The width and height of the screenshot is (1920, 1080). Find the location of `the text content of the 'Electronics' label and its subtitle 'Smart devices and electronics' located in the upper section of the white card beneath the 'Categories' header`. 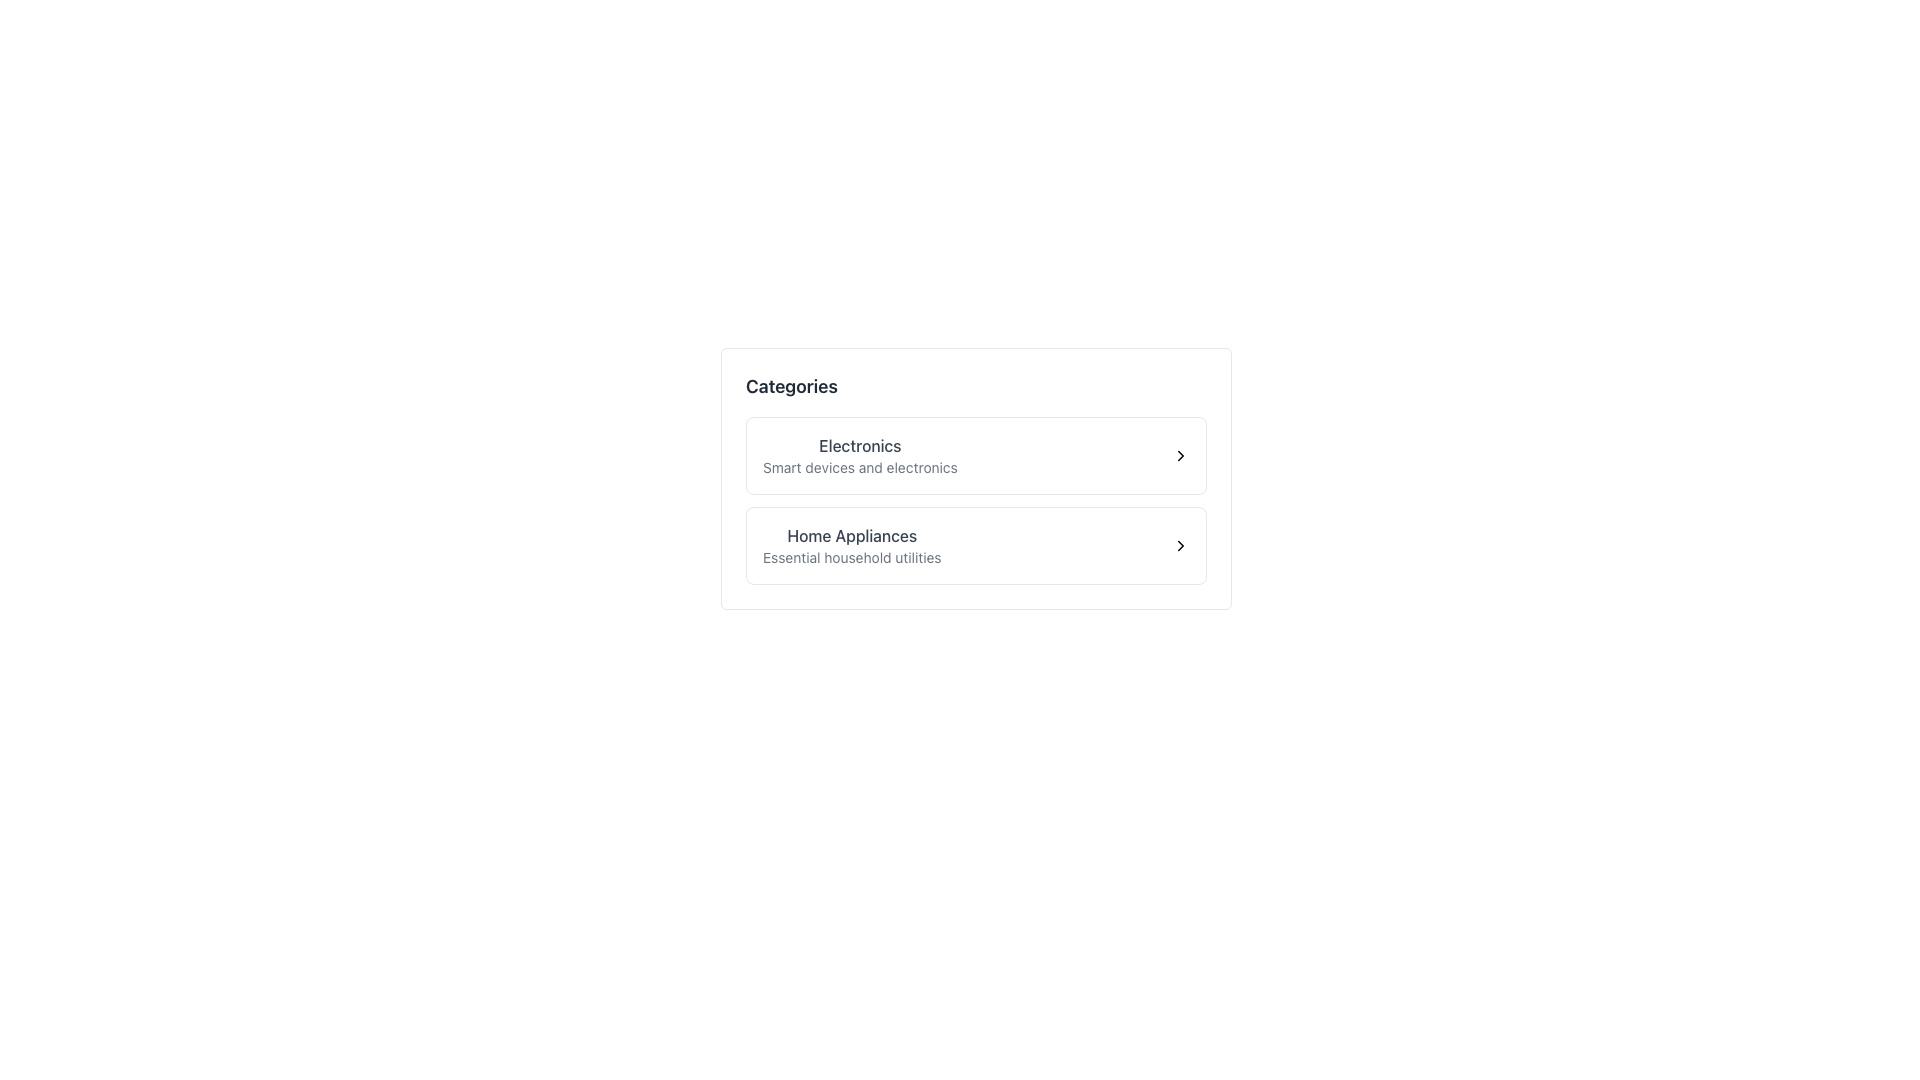

the text content of the 'Electronics' label and its subtitle 'Smart devices and electronics' located in the upper section of the white card beneath the 'Categories' header is located at coordinates (860, 455).